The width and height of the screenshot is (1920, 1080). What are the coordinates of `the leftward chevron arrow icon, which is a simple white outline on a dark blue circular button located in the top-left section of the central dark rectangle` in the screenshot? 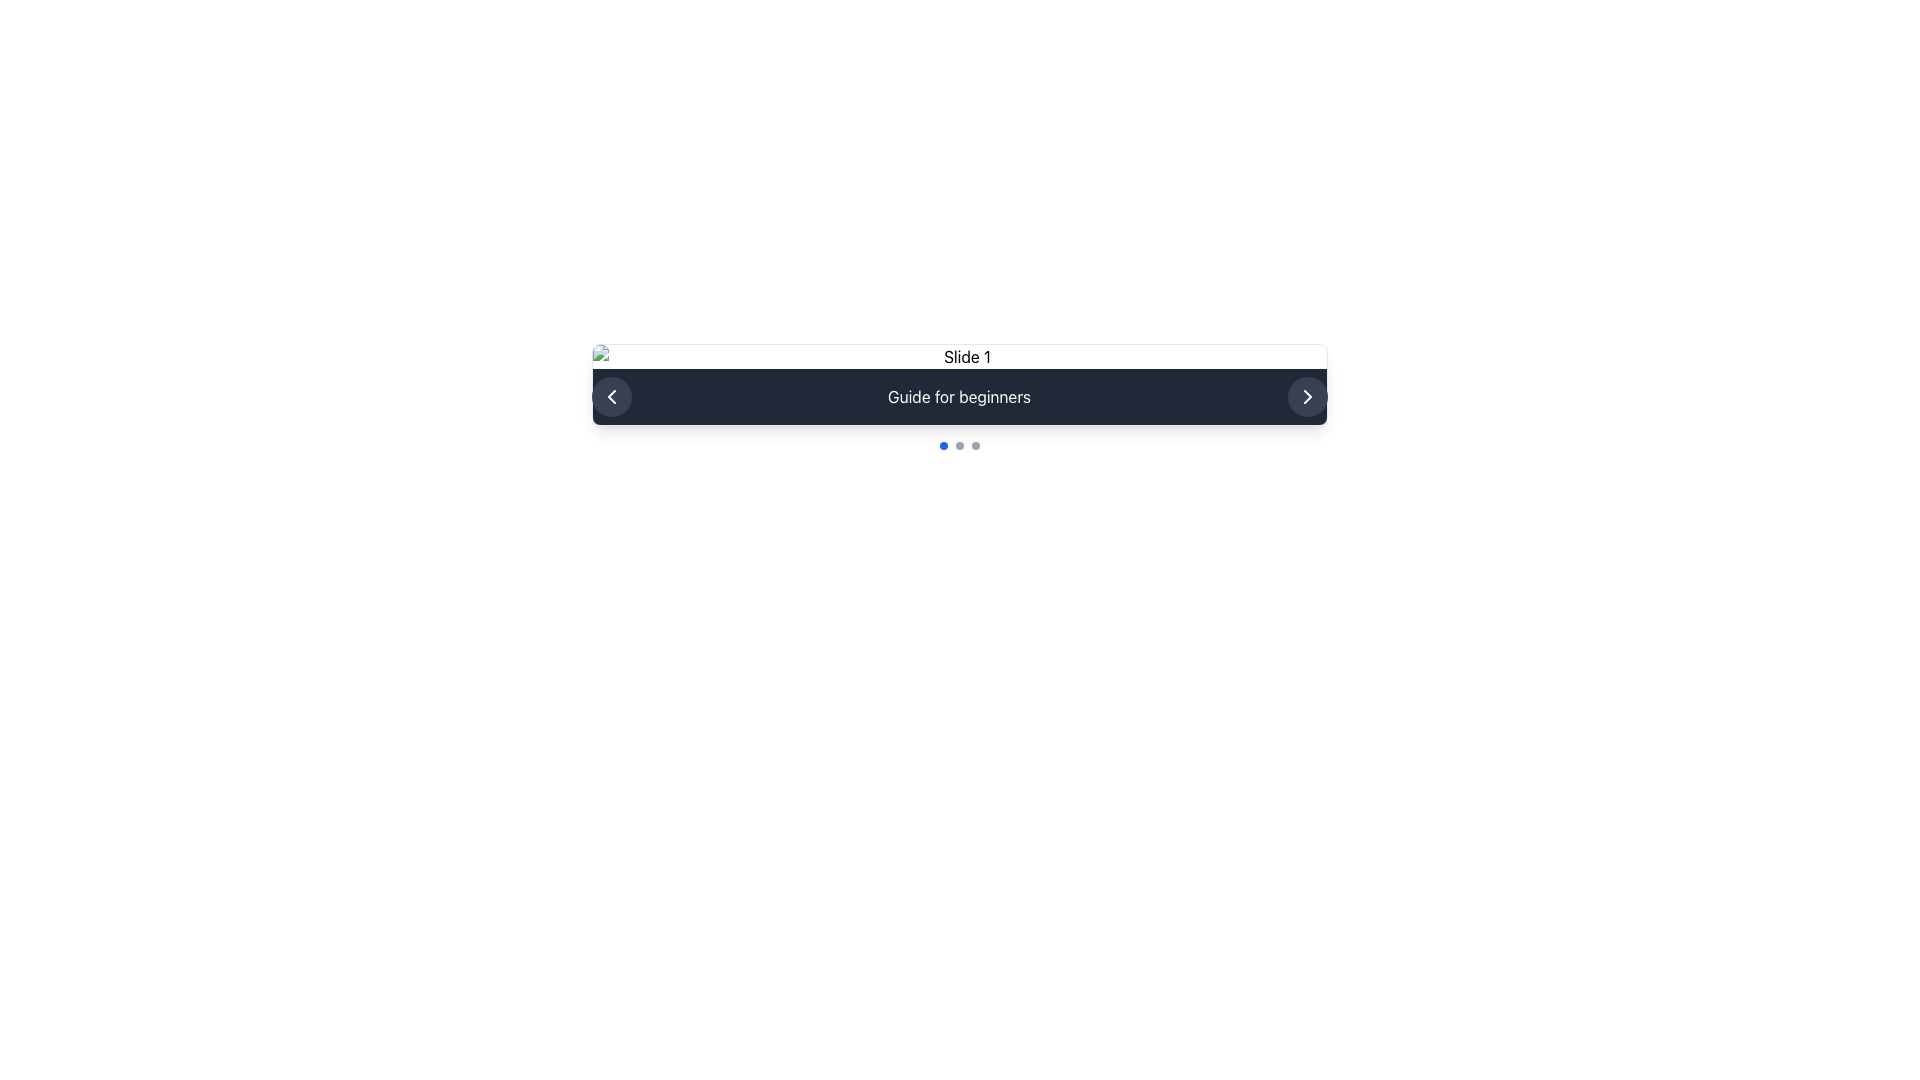 It's located at (610, 397).